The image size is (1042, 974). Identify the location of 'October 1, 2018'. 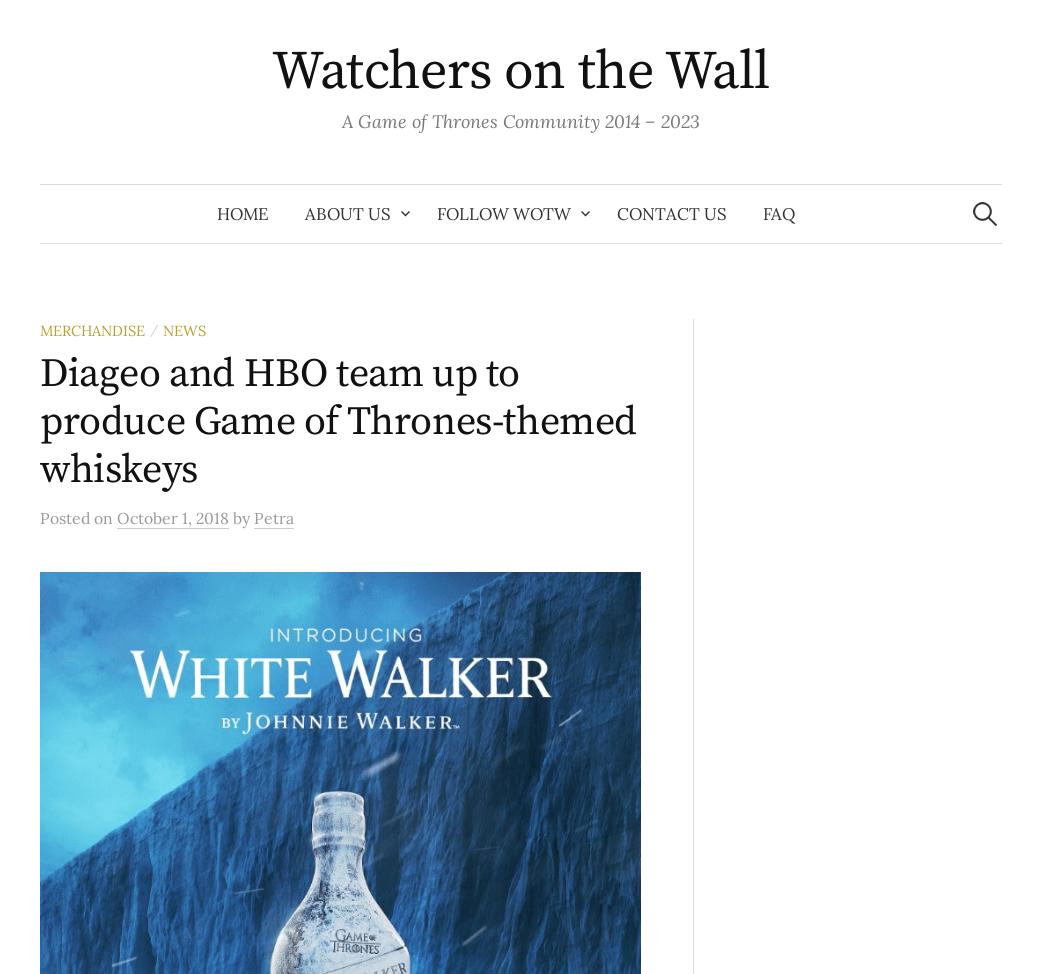
(172, 517).